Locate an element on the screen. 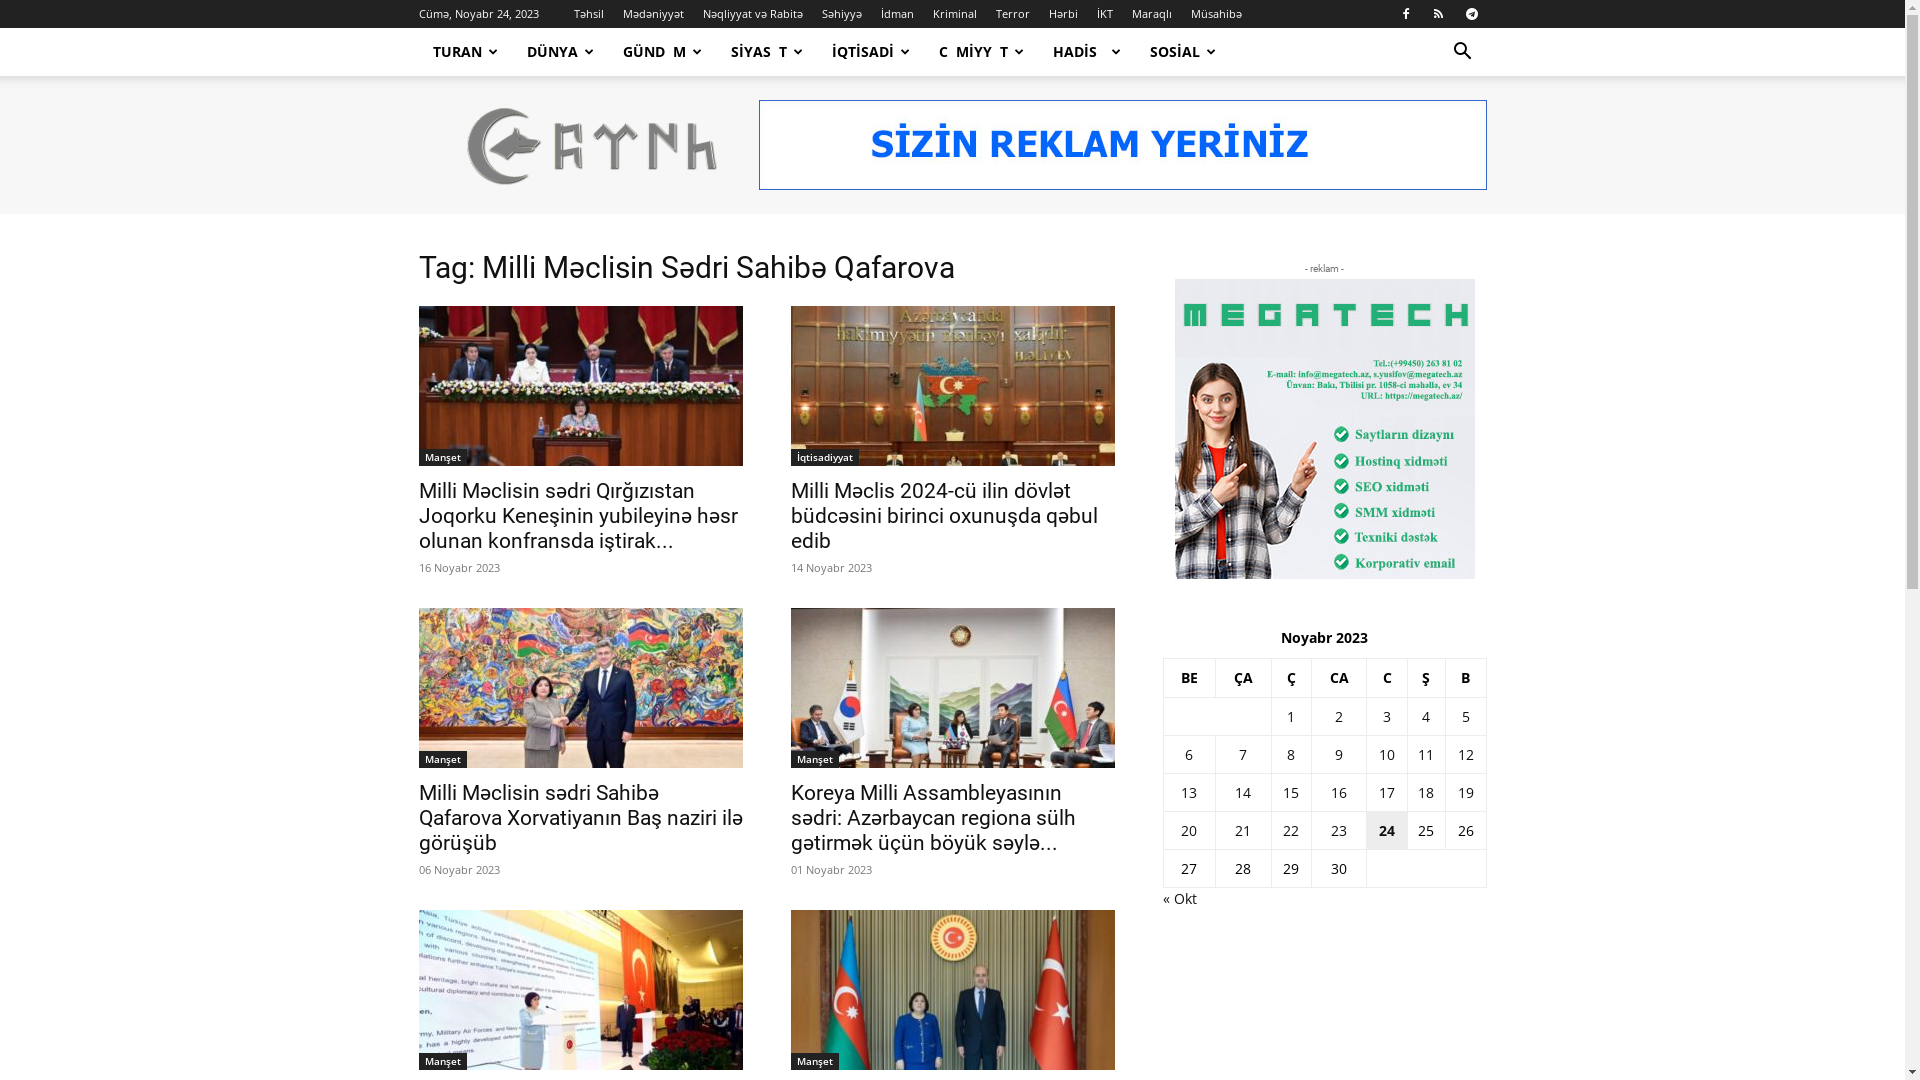 The width and height of the screenshot is (1920, 1080). '1' is located at coordinates (1291, 715).